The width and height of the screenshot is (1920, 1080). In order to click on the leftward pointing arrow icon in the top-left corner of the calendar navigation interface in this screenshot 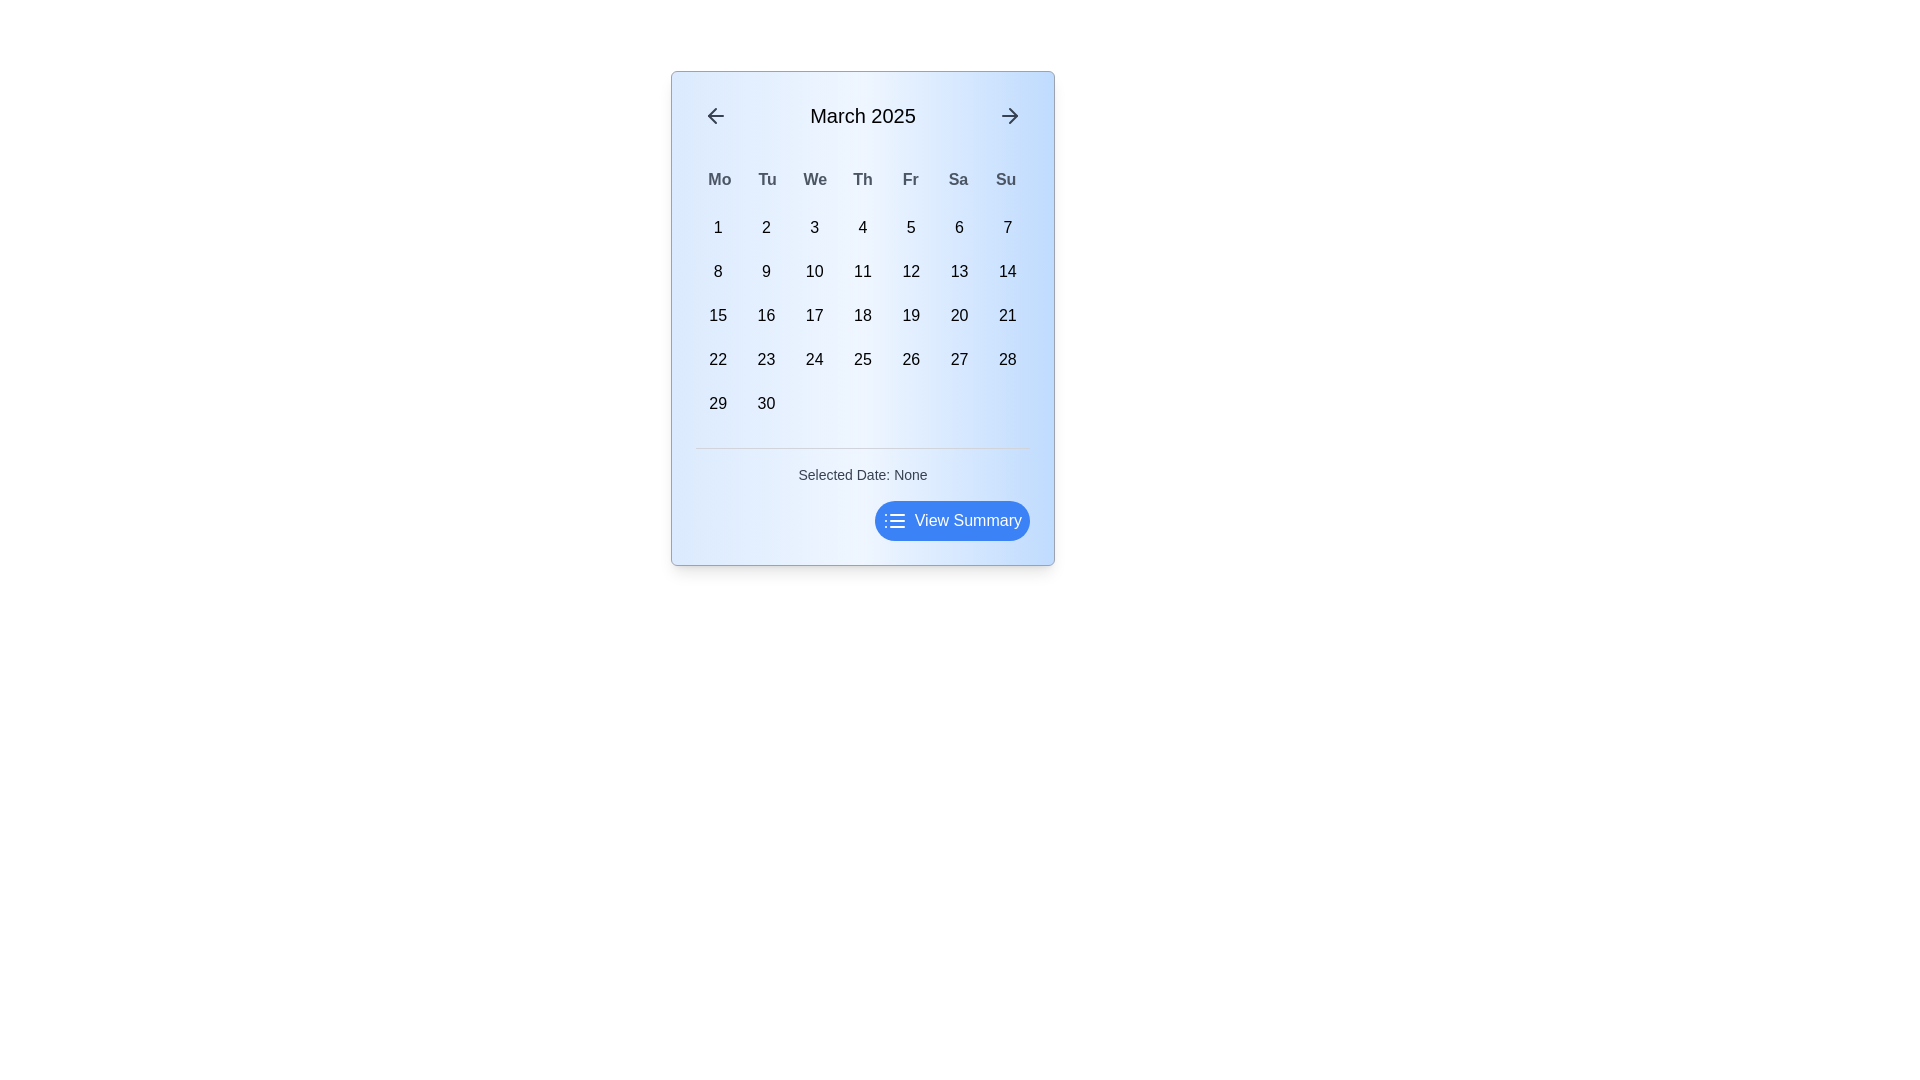, I will do `click(712, 115)`.